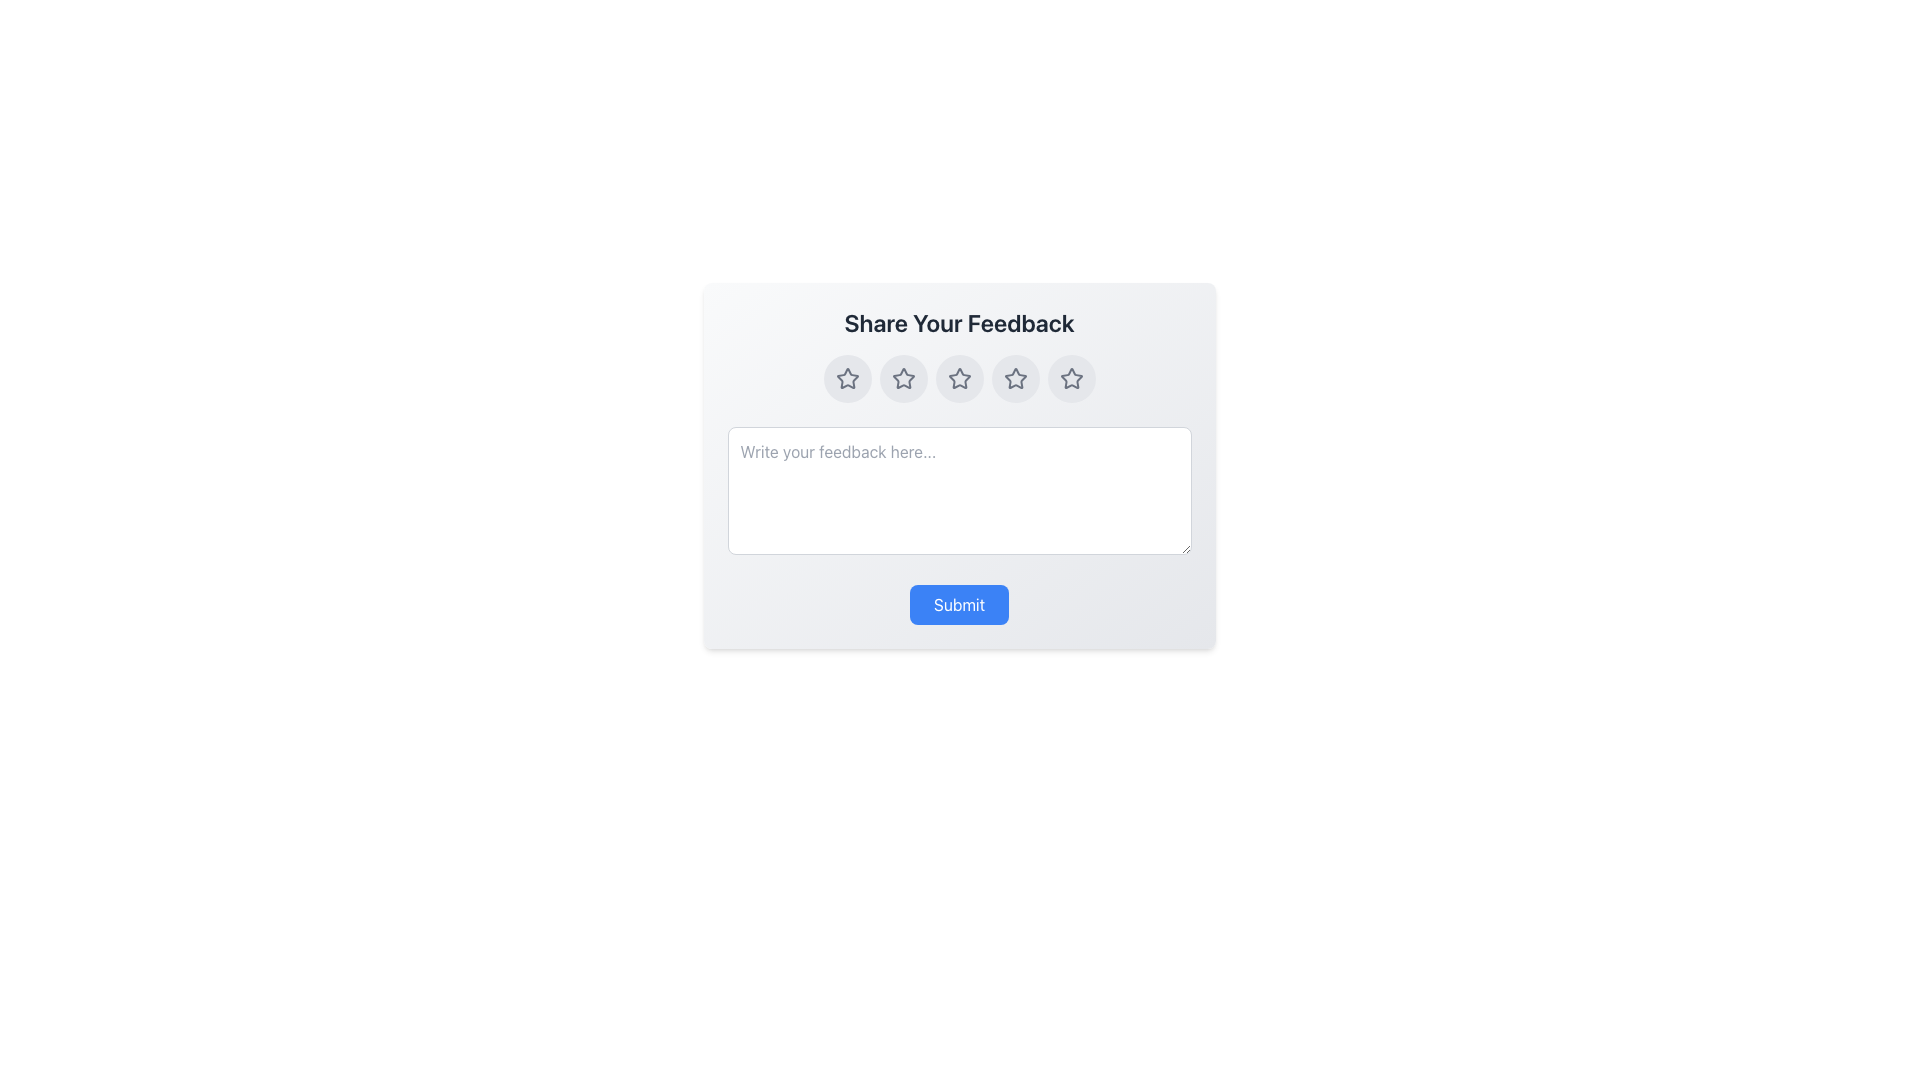 Image resolution: width=1920 pixels, height=1080 pixels. I want to click on the fifth star icon in the row of star icons in the feedback form, which is hollow with a centered outline and styled in gray, so click(1070, 378).